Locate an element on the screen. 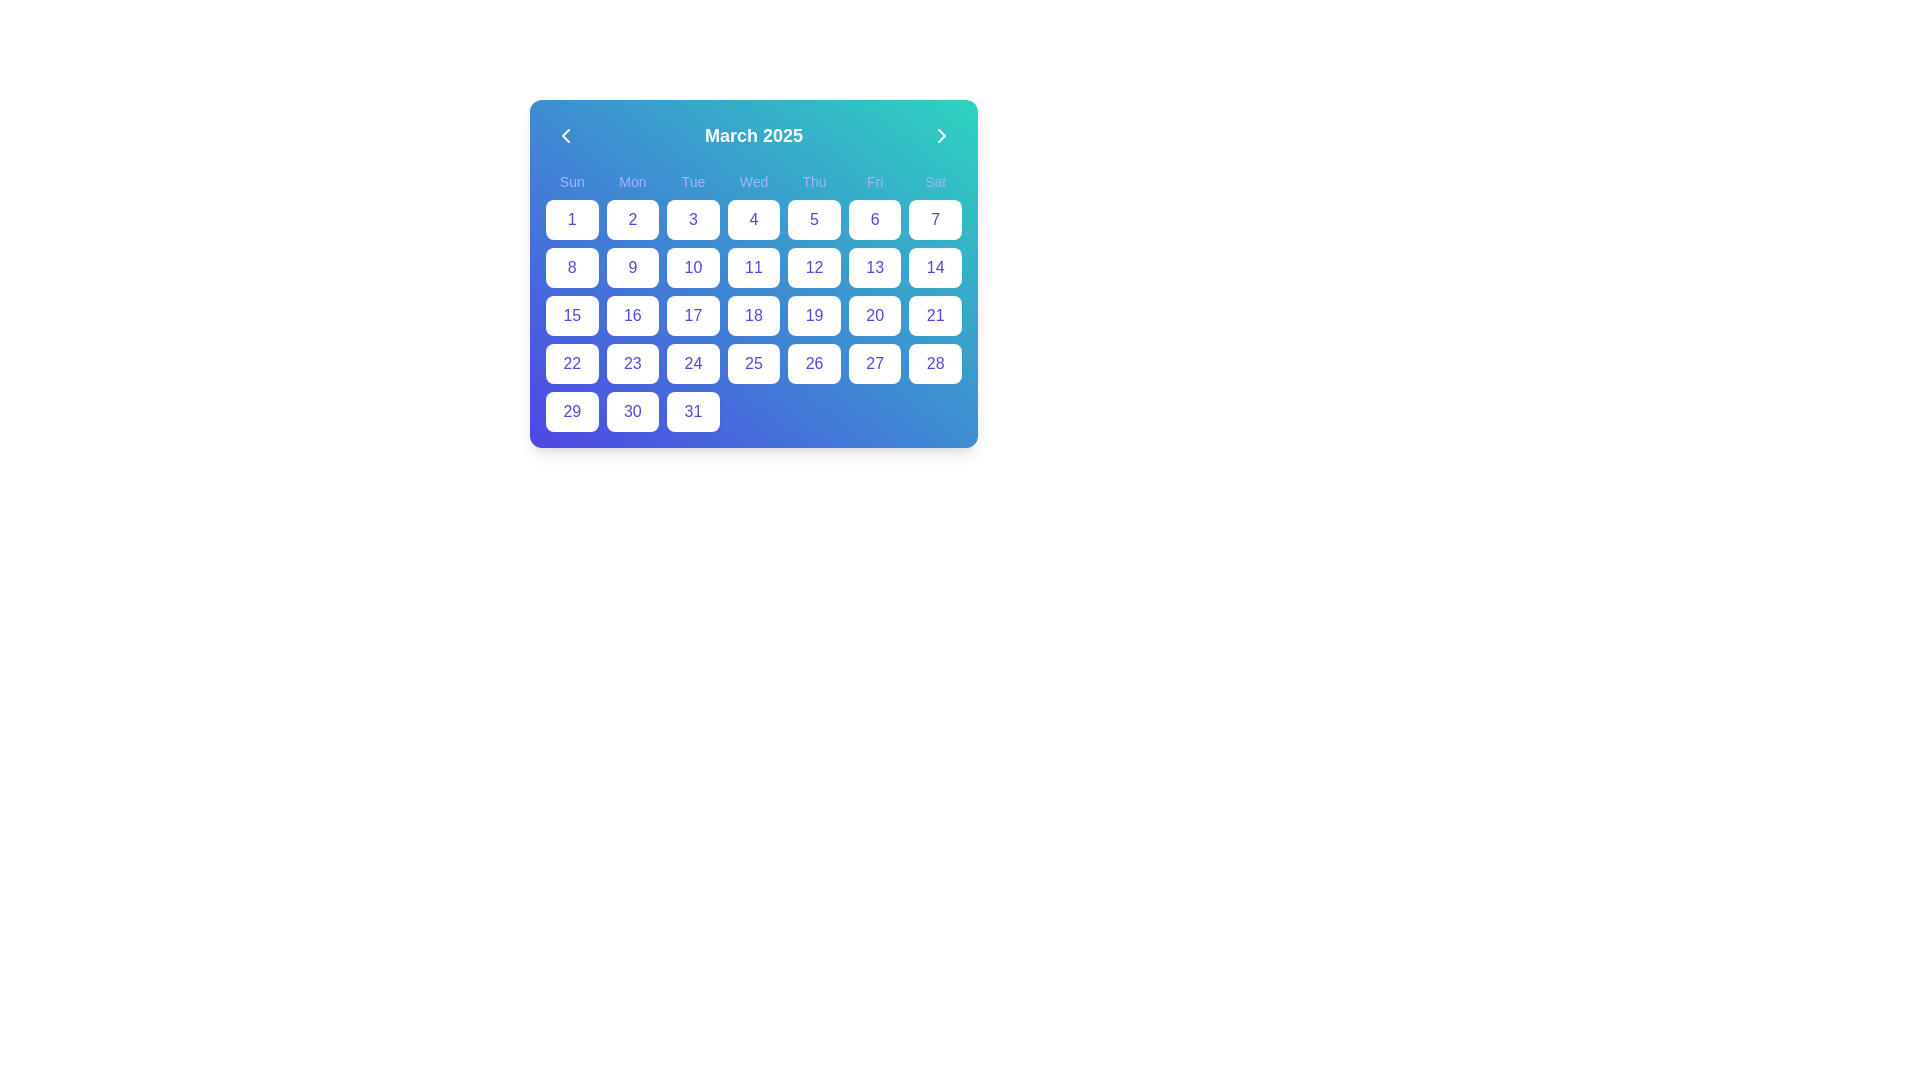  the rightmost button in the header bar that is adjacent to the 'March 2025' text to observe the background change effect is located at coordinates (940, 135).